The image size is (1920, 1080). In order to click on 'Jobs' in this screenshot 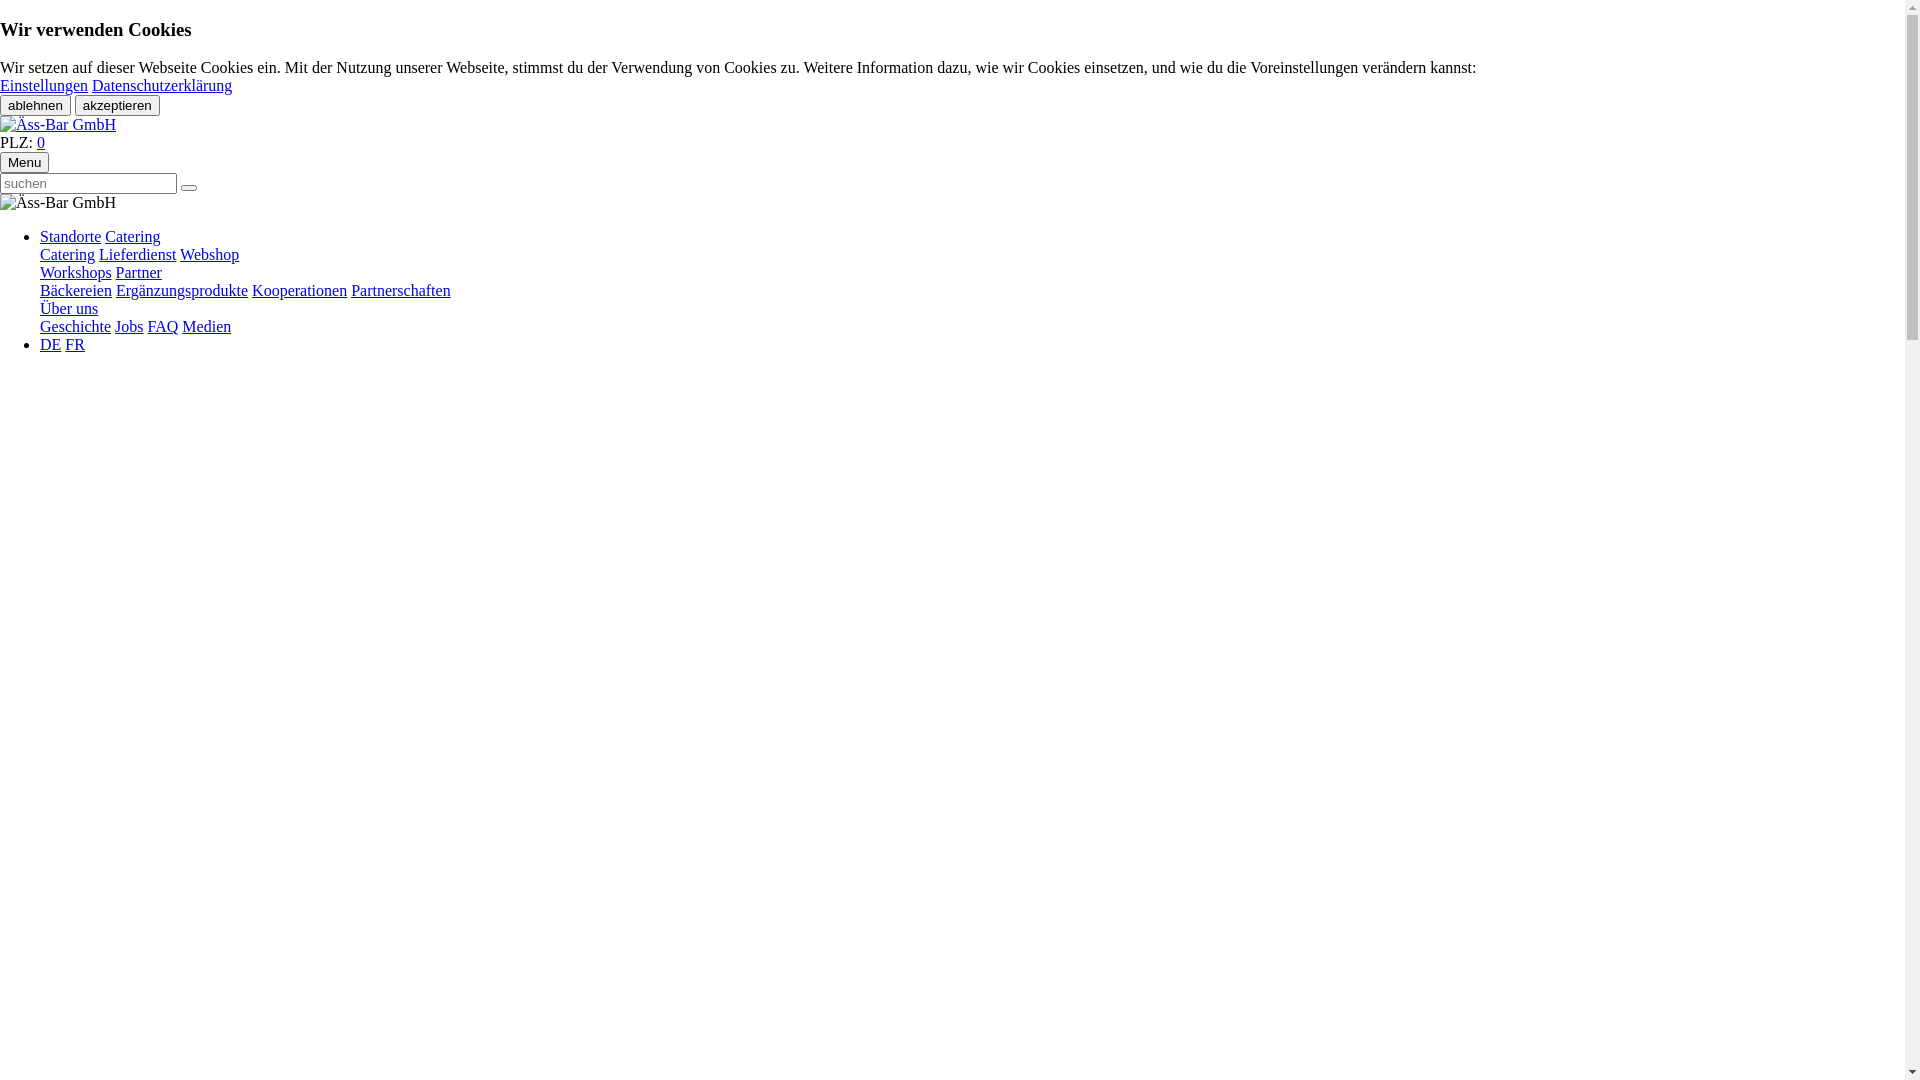, I will do `click(114, 325)`.